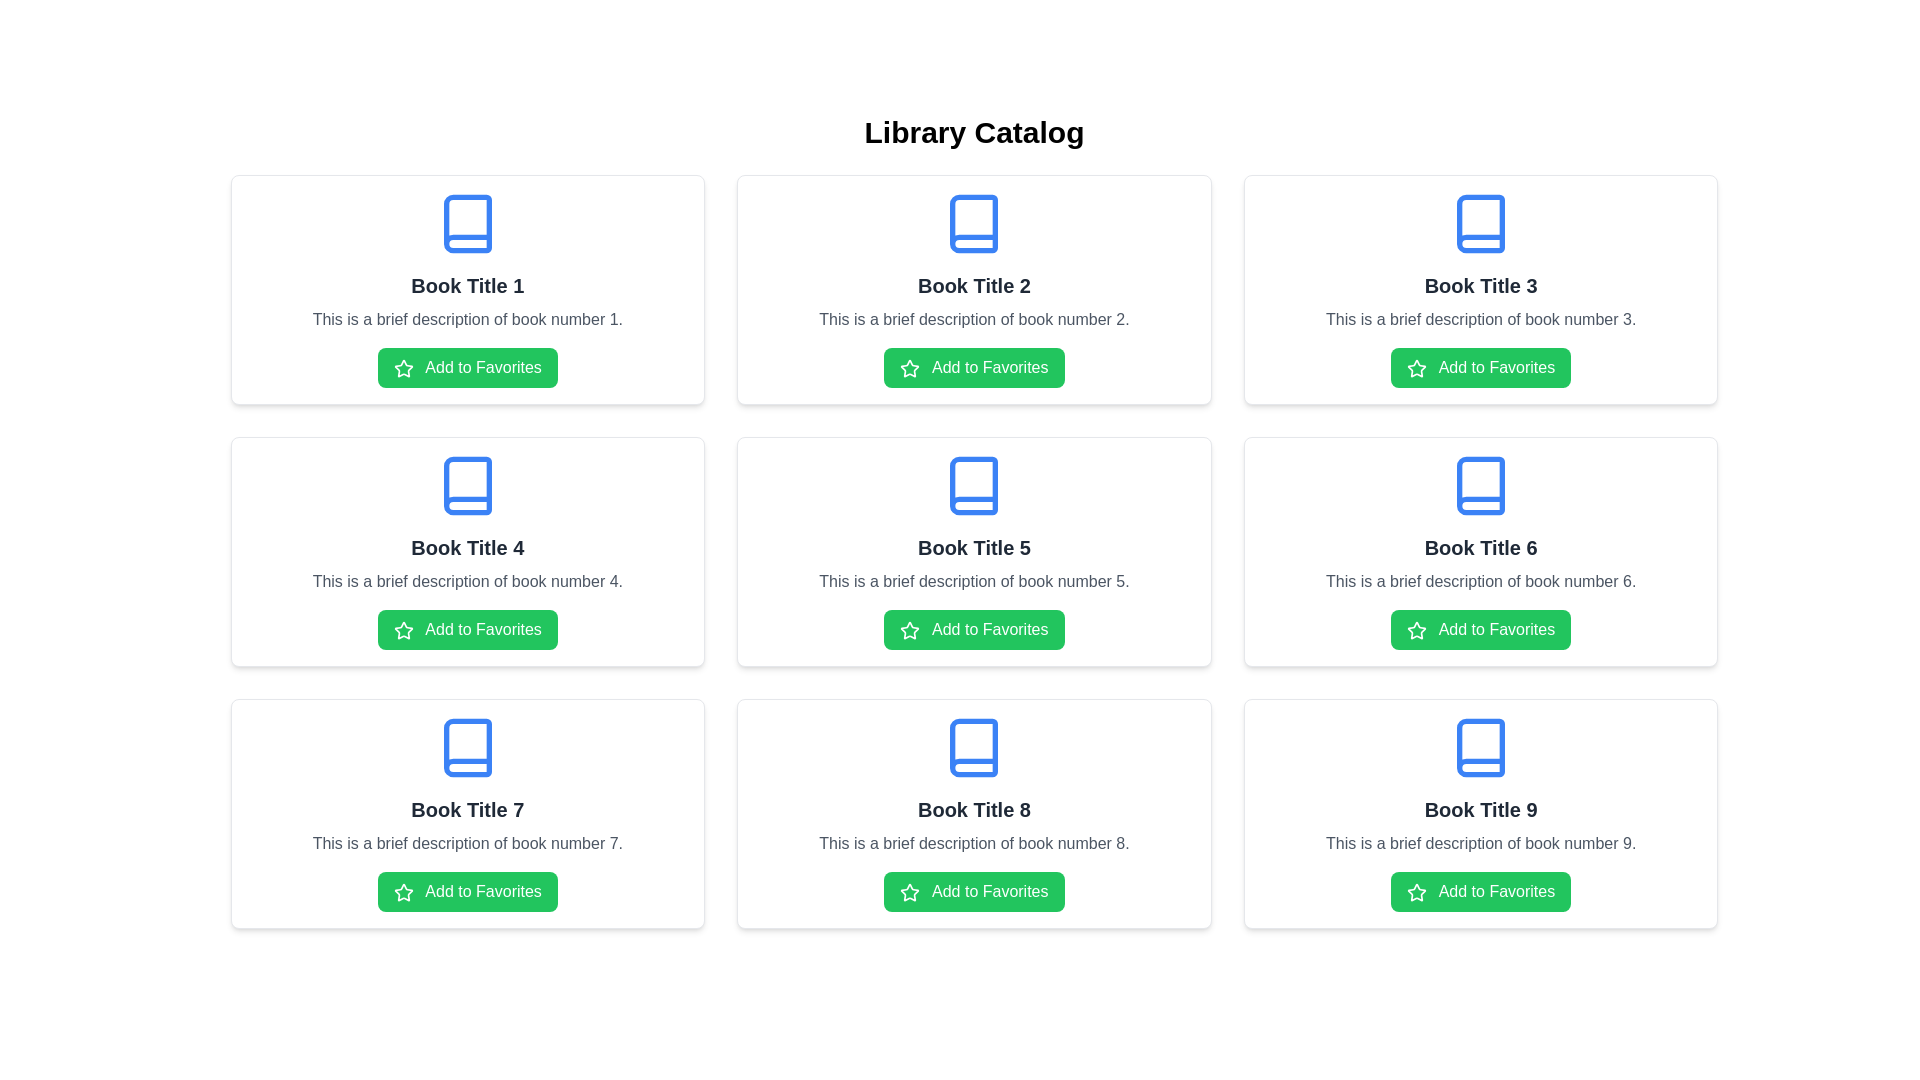 This screenshot has height=1080, width=1920. I want to click on the blue book icon with rounded corners located in the second card of the grid, above the text 'Book Title 2', so click(974, 223).